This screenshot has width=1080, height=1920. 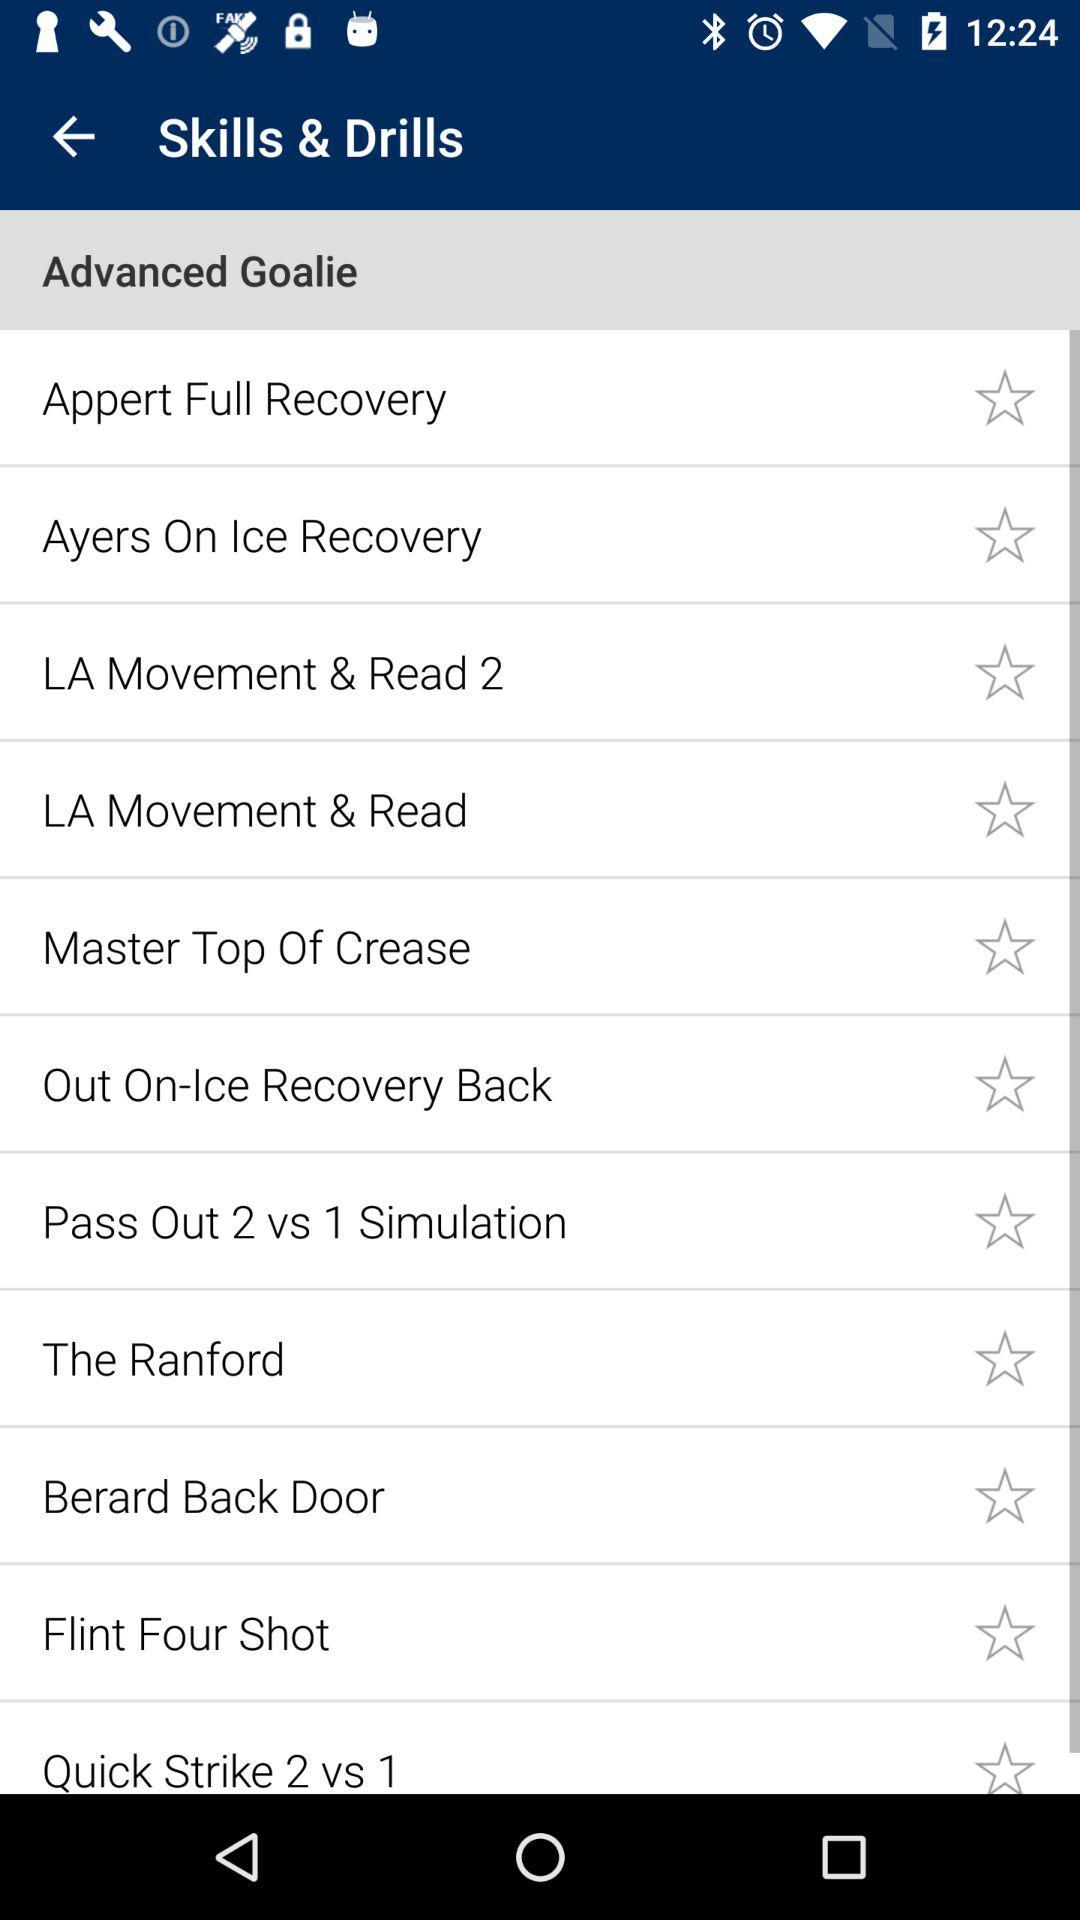 I want to click on put this game on other list too, so click(x=1026, y=1632).